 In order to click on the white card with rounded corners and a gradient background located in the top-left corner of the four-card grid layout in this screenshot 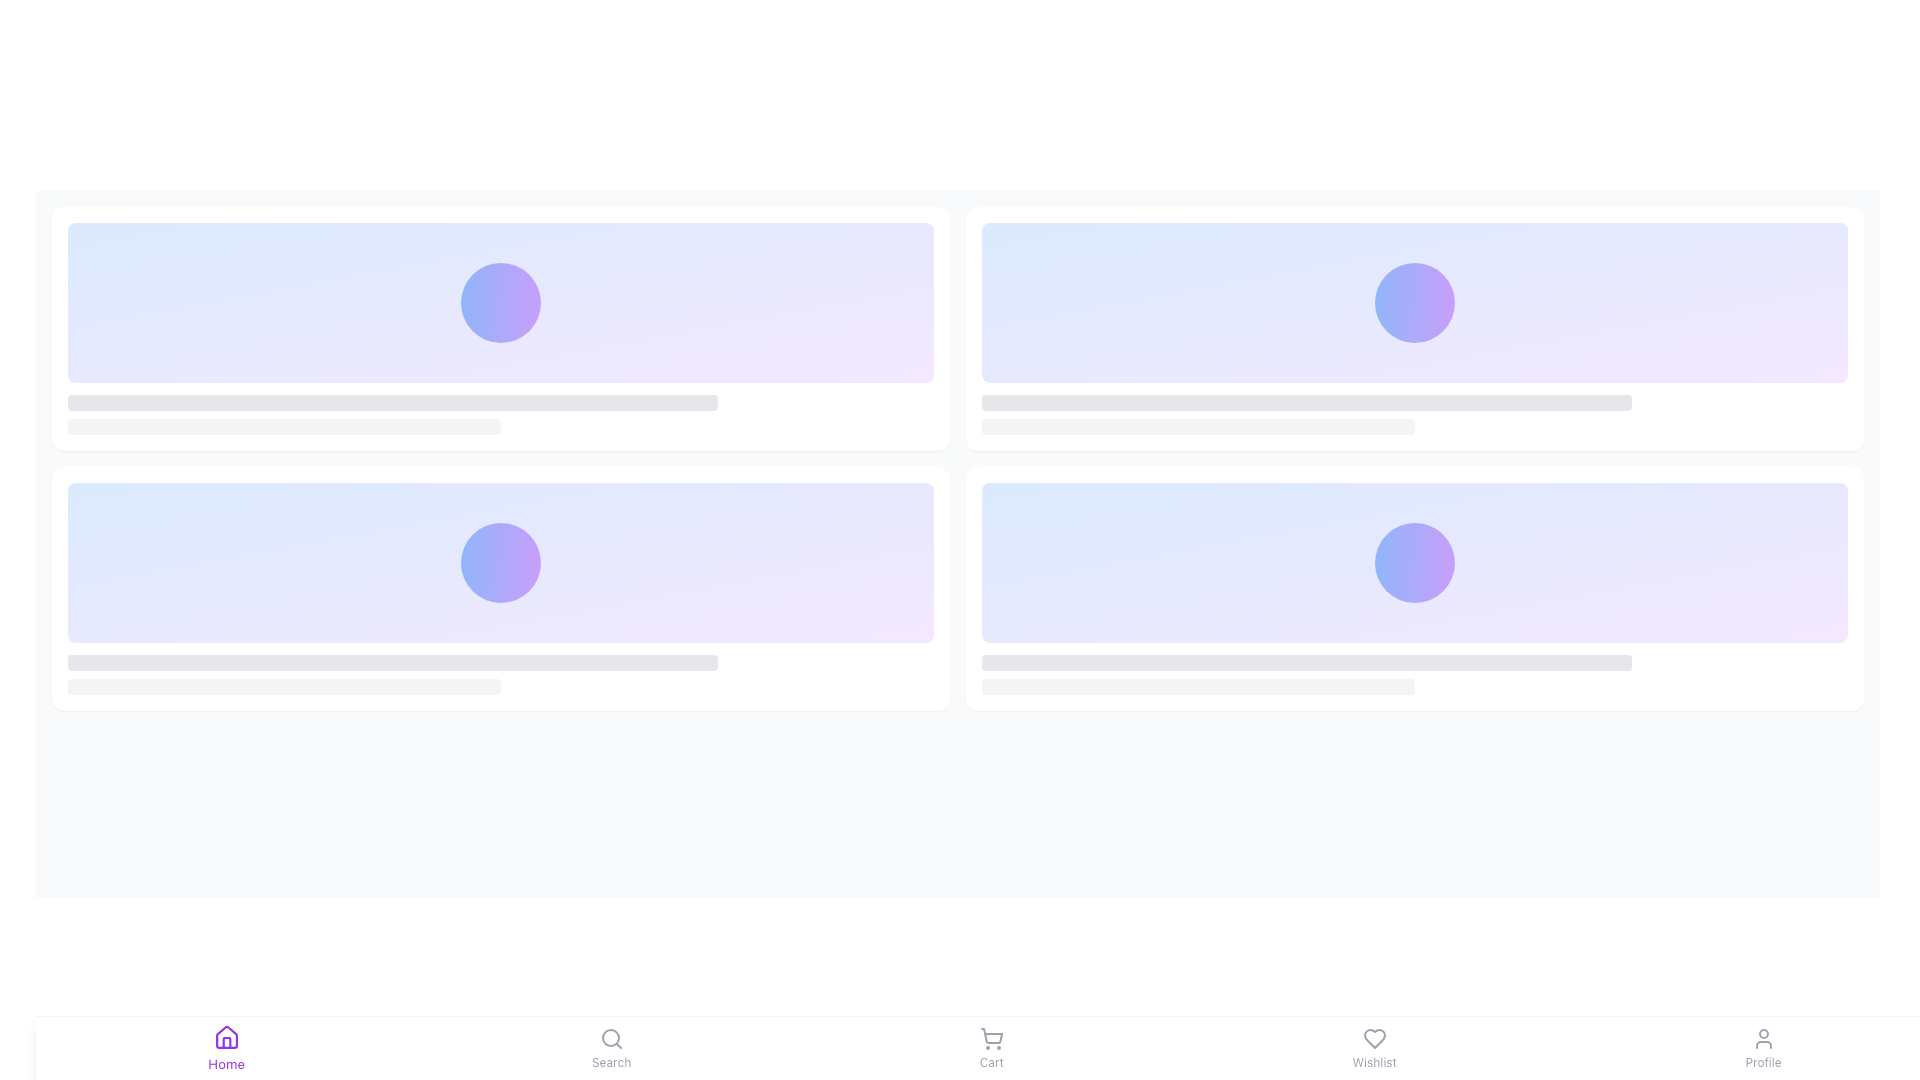, I will do `click(500, 327)`.